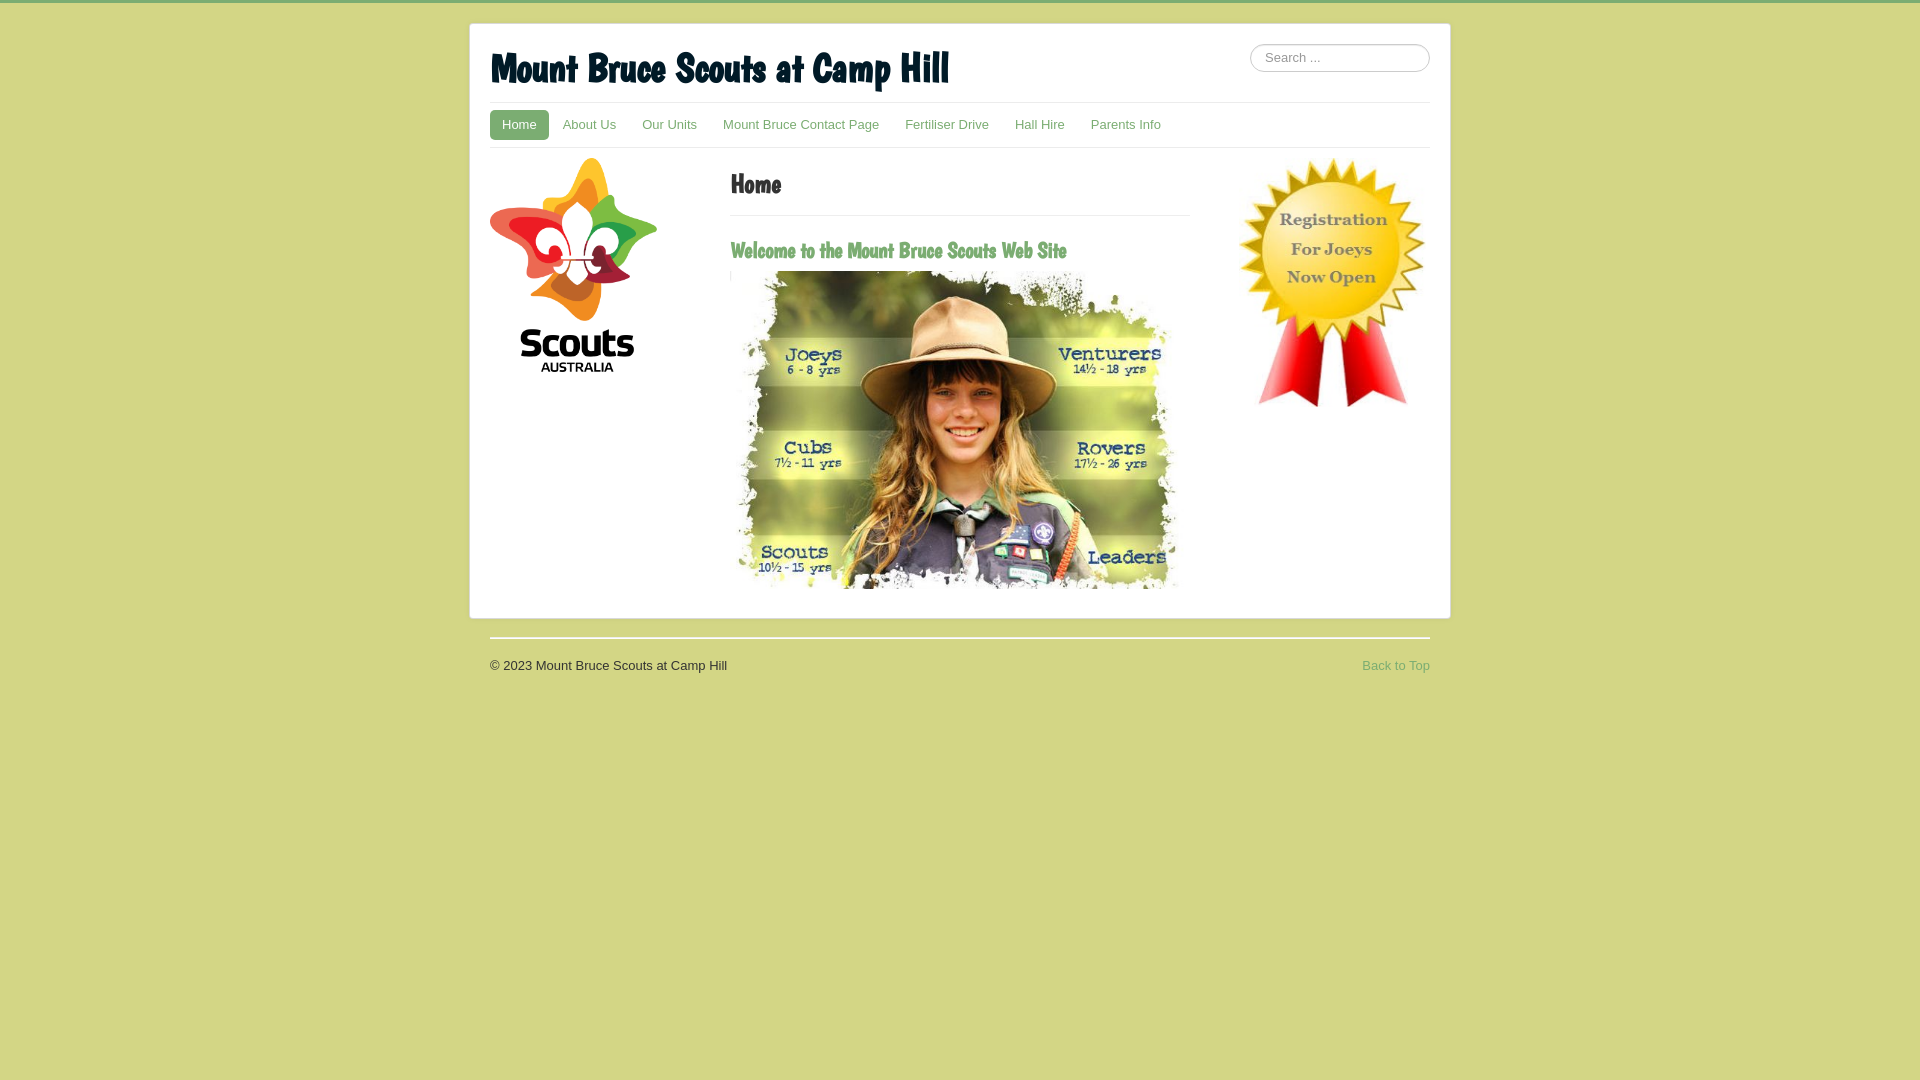 This screenshot has height=1080, width=1920. What do you see at coordinates (519, 124) in the screenshot?
I see `'Home'` at bounding box center [519, 124].